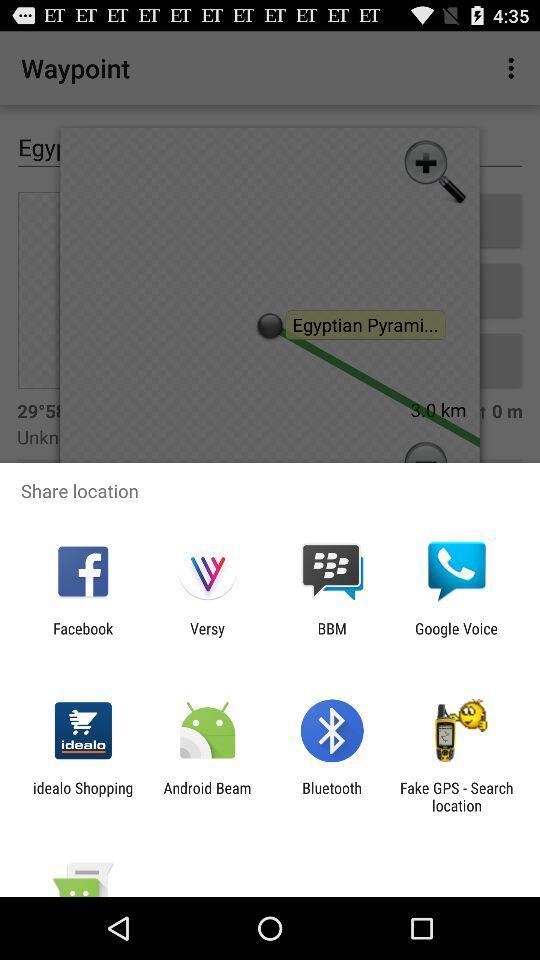  I want to click on the icon to the right of android beam app, so click(332, 796).